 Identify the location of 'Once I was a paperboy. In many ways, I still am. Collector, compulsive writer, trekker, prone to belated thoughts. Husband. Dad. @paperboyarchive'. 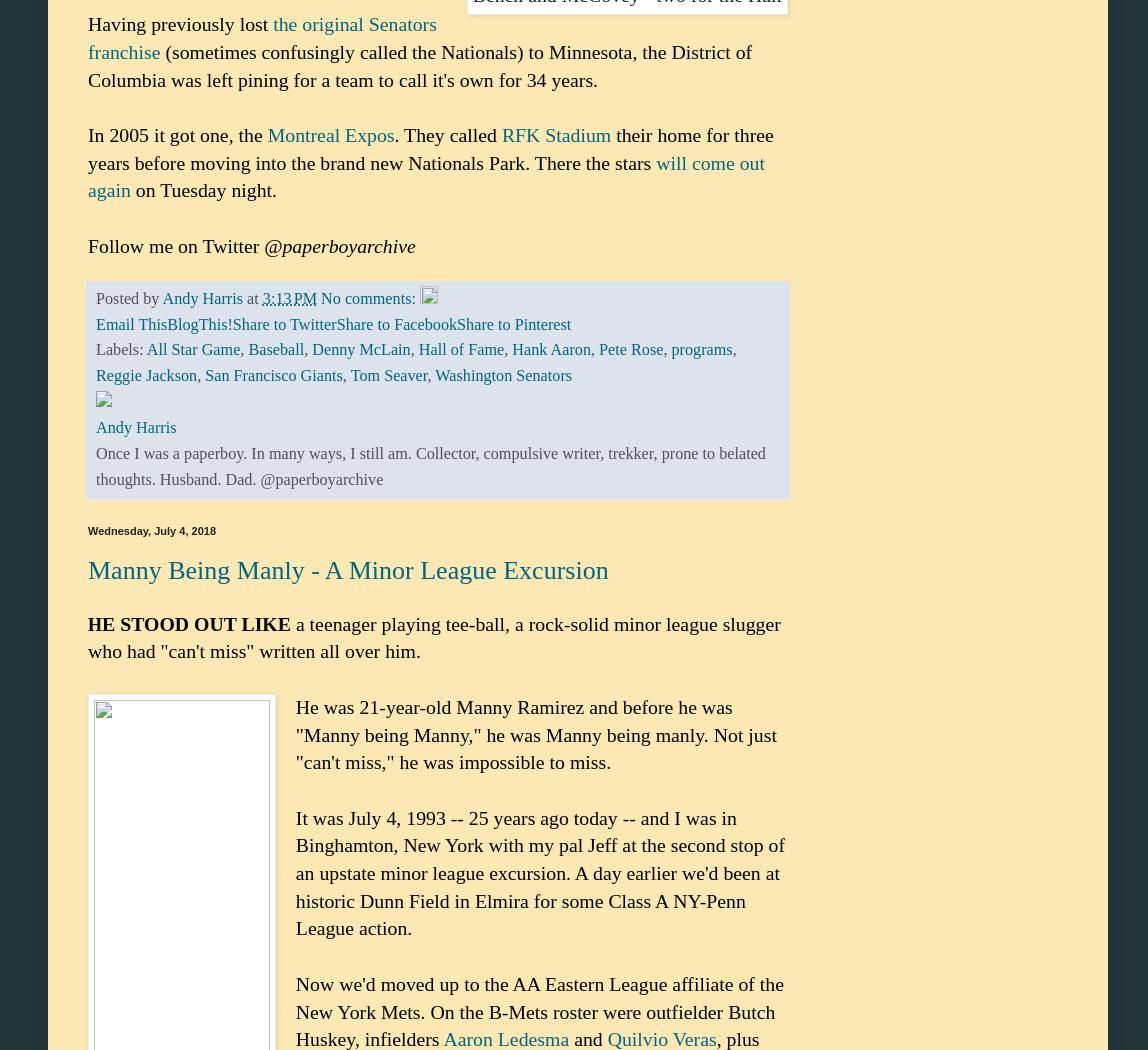
(430, 467).